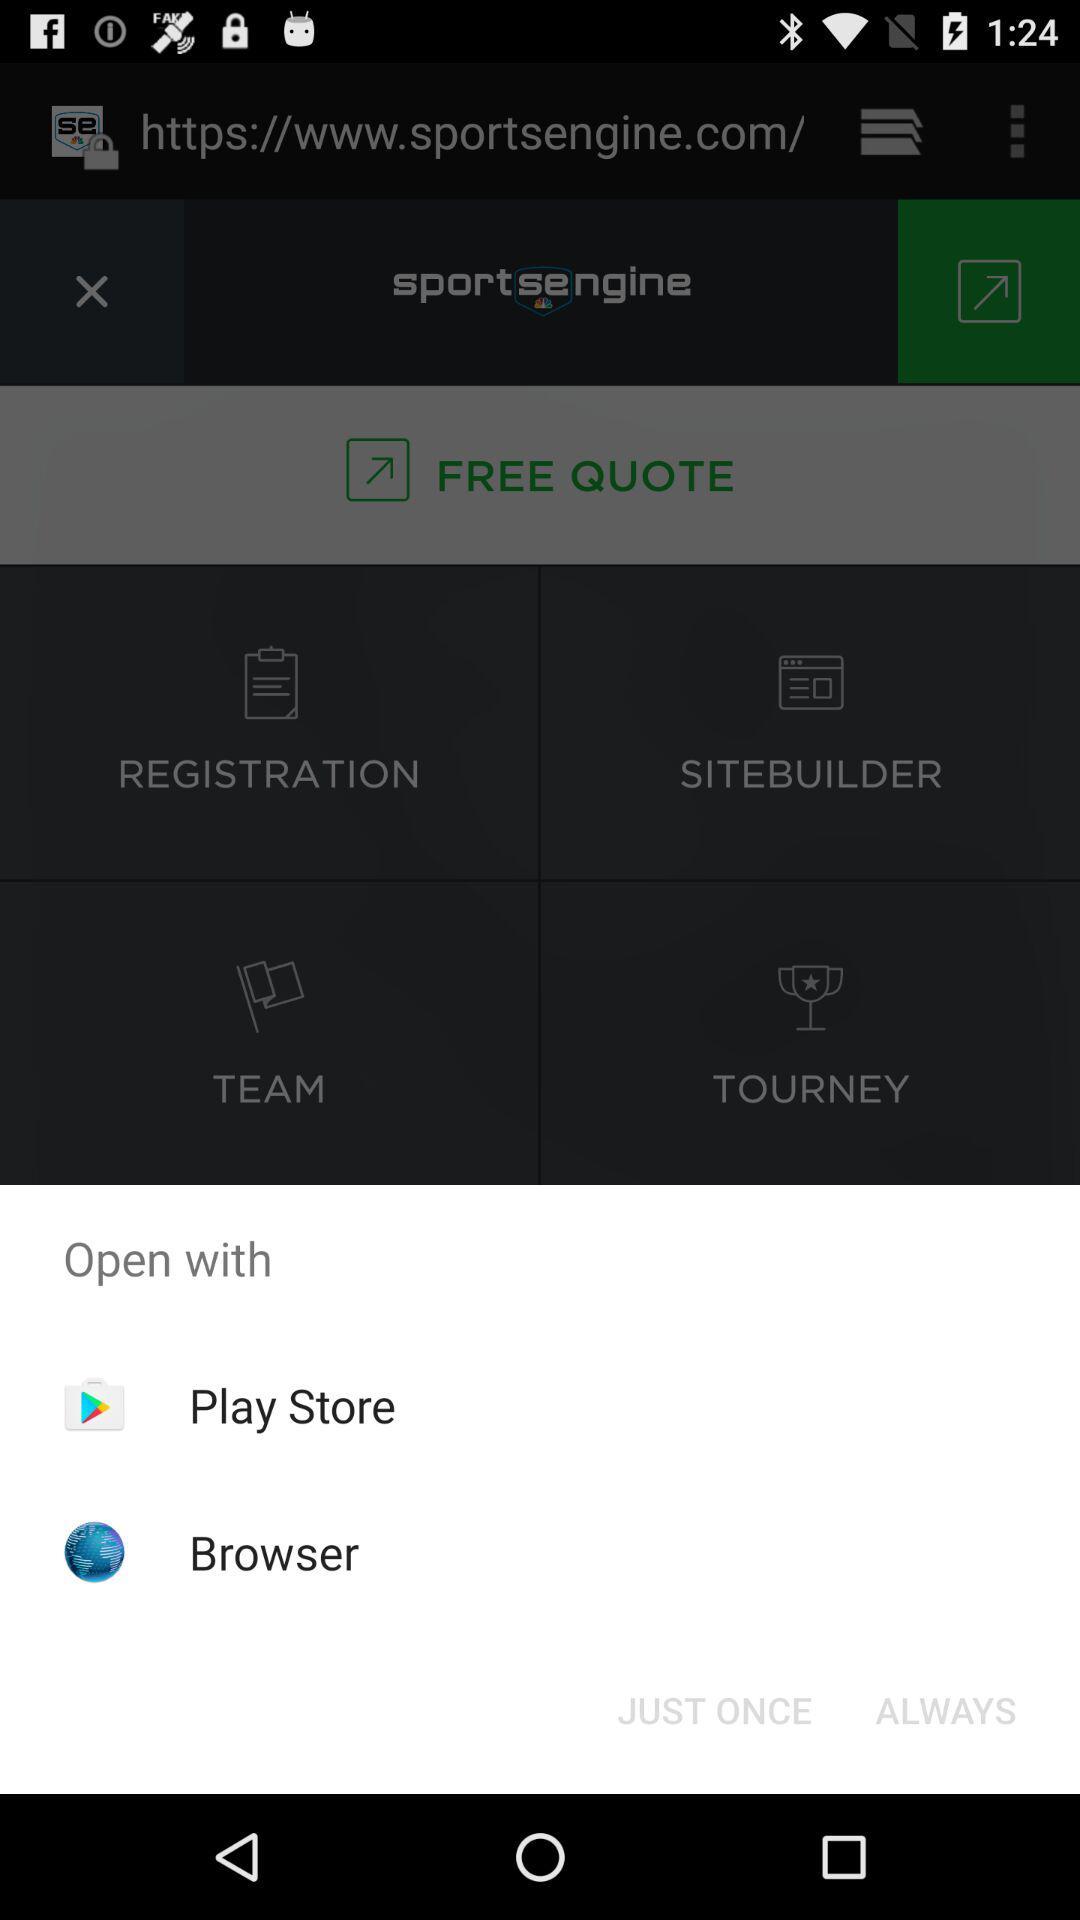  Describe the element at coordinates (945, 1708) in the screenshot. I see `item to the right of just once icon` at that location.